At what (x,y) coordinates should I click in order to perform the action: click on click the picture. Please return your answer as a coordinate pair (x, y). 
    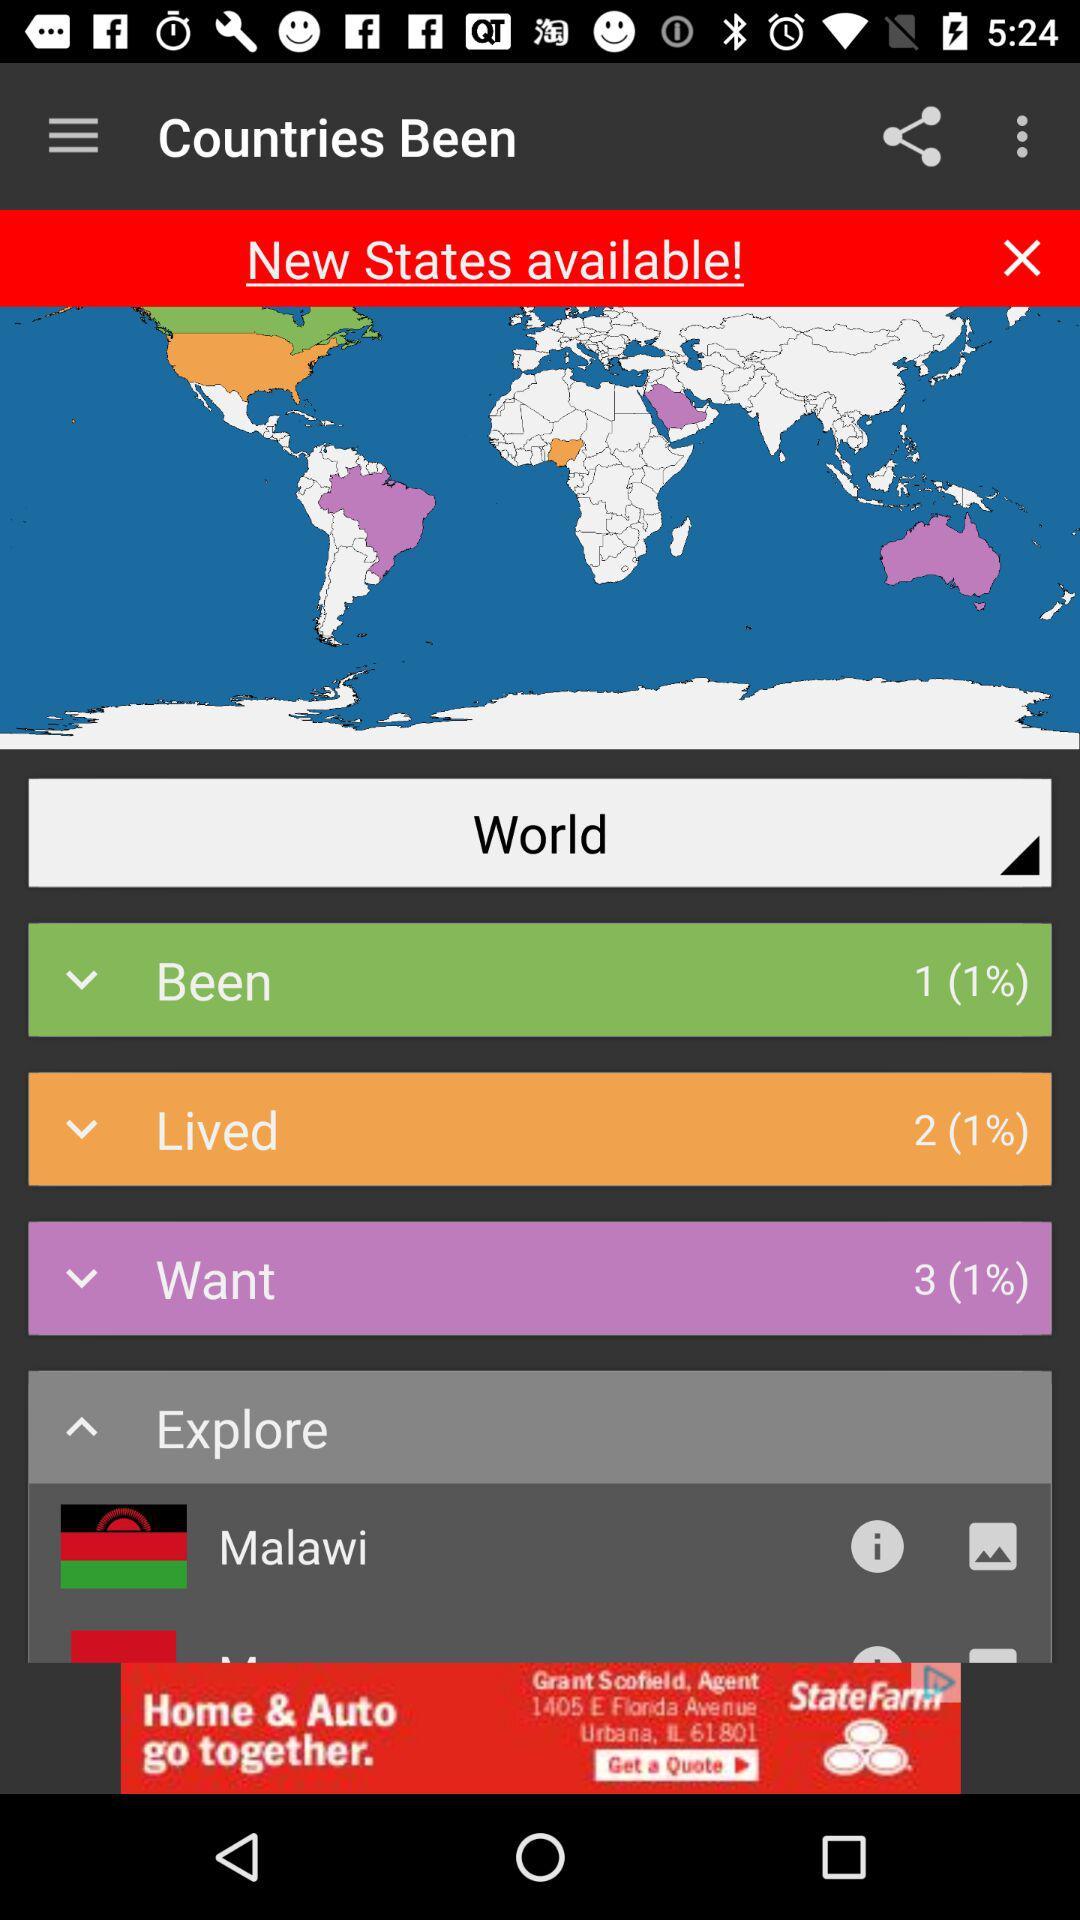
    Looking at the image, I should click on (992, 1545).